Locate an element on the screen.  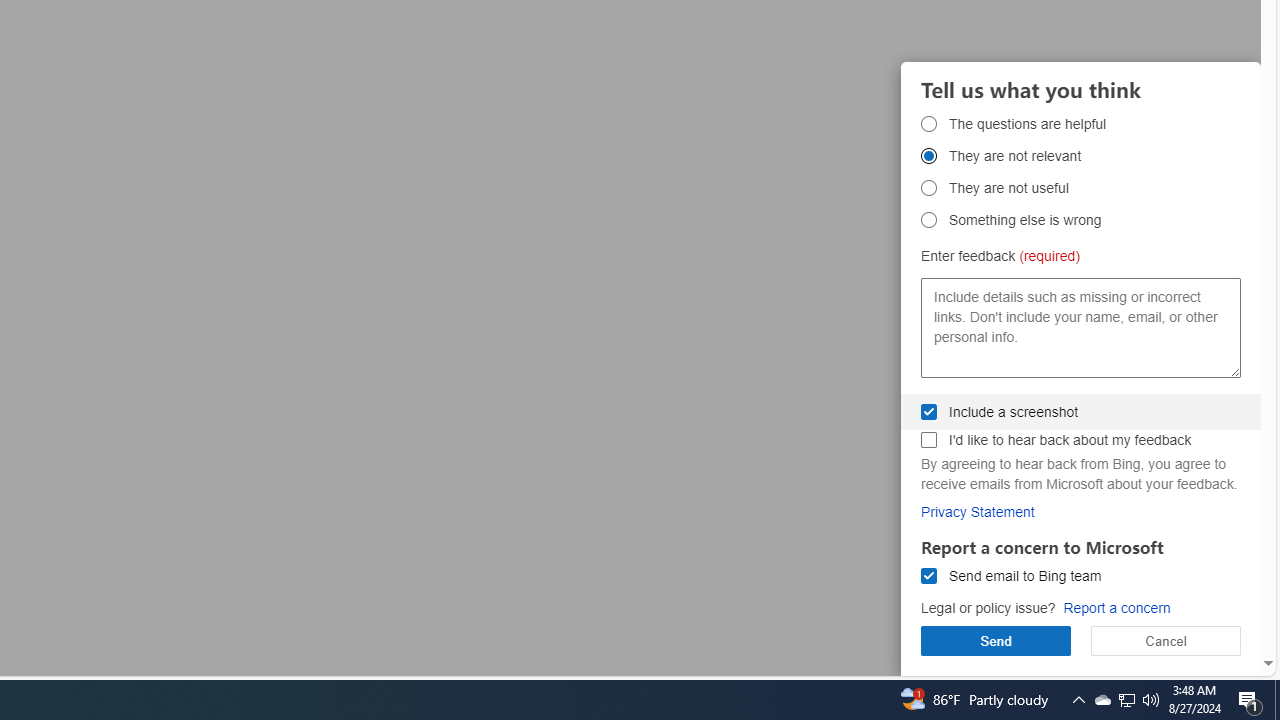
'Send email to Bing team Send email to Bing team' is located at coordinates (928, 576).